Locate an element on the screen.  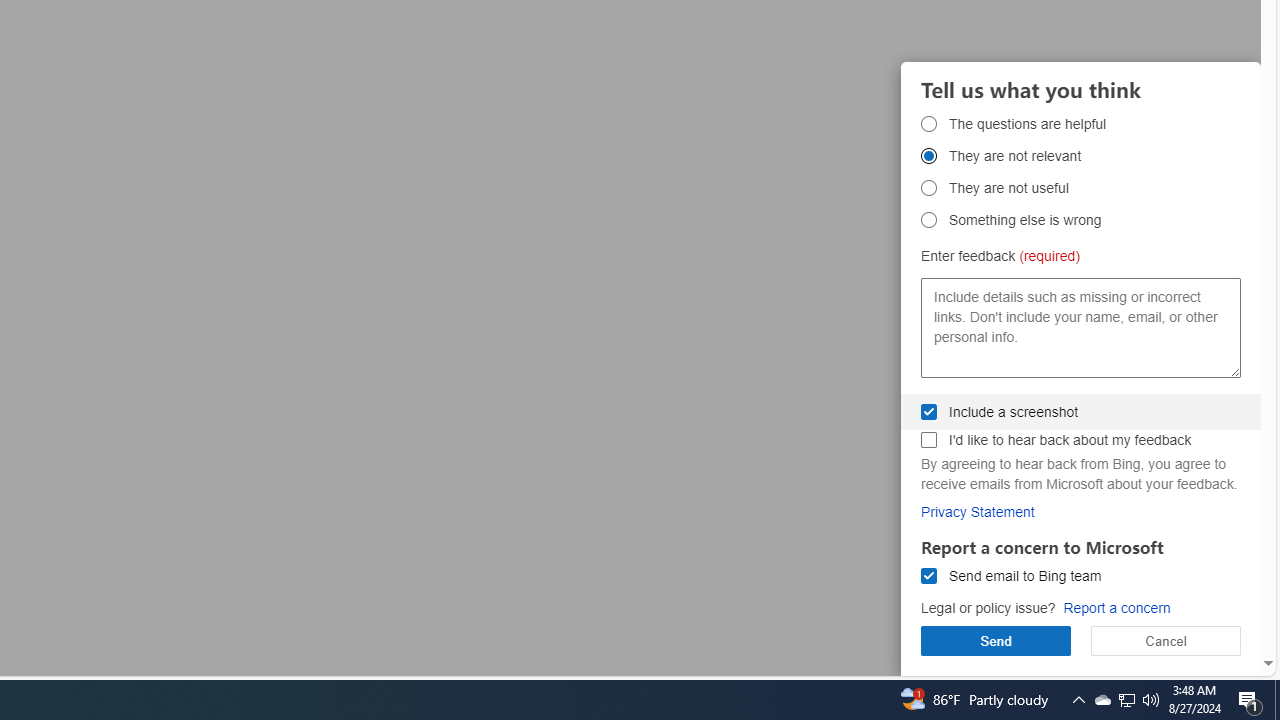
'Send email to Bing team Send email to Bing team' is located at coordinates (928, 576).